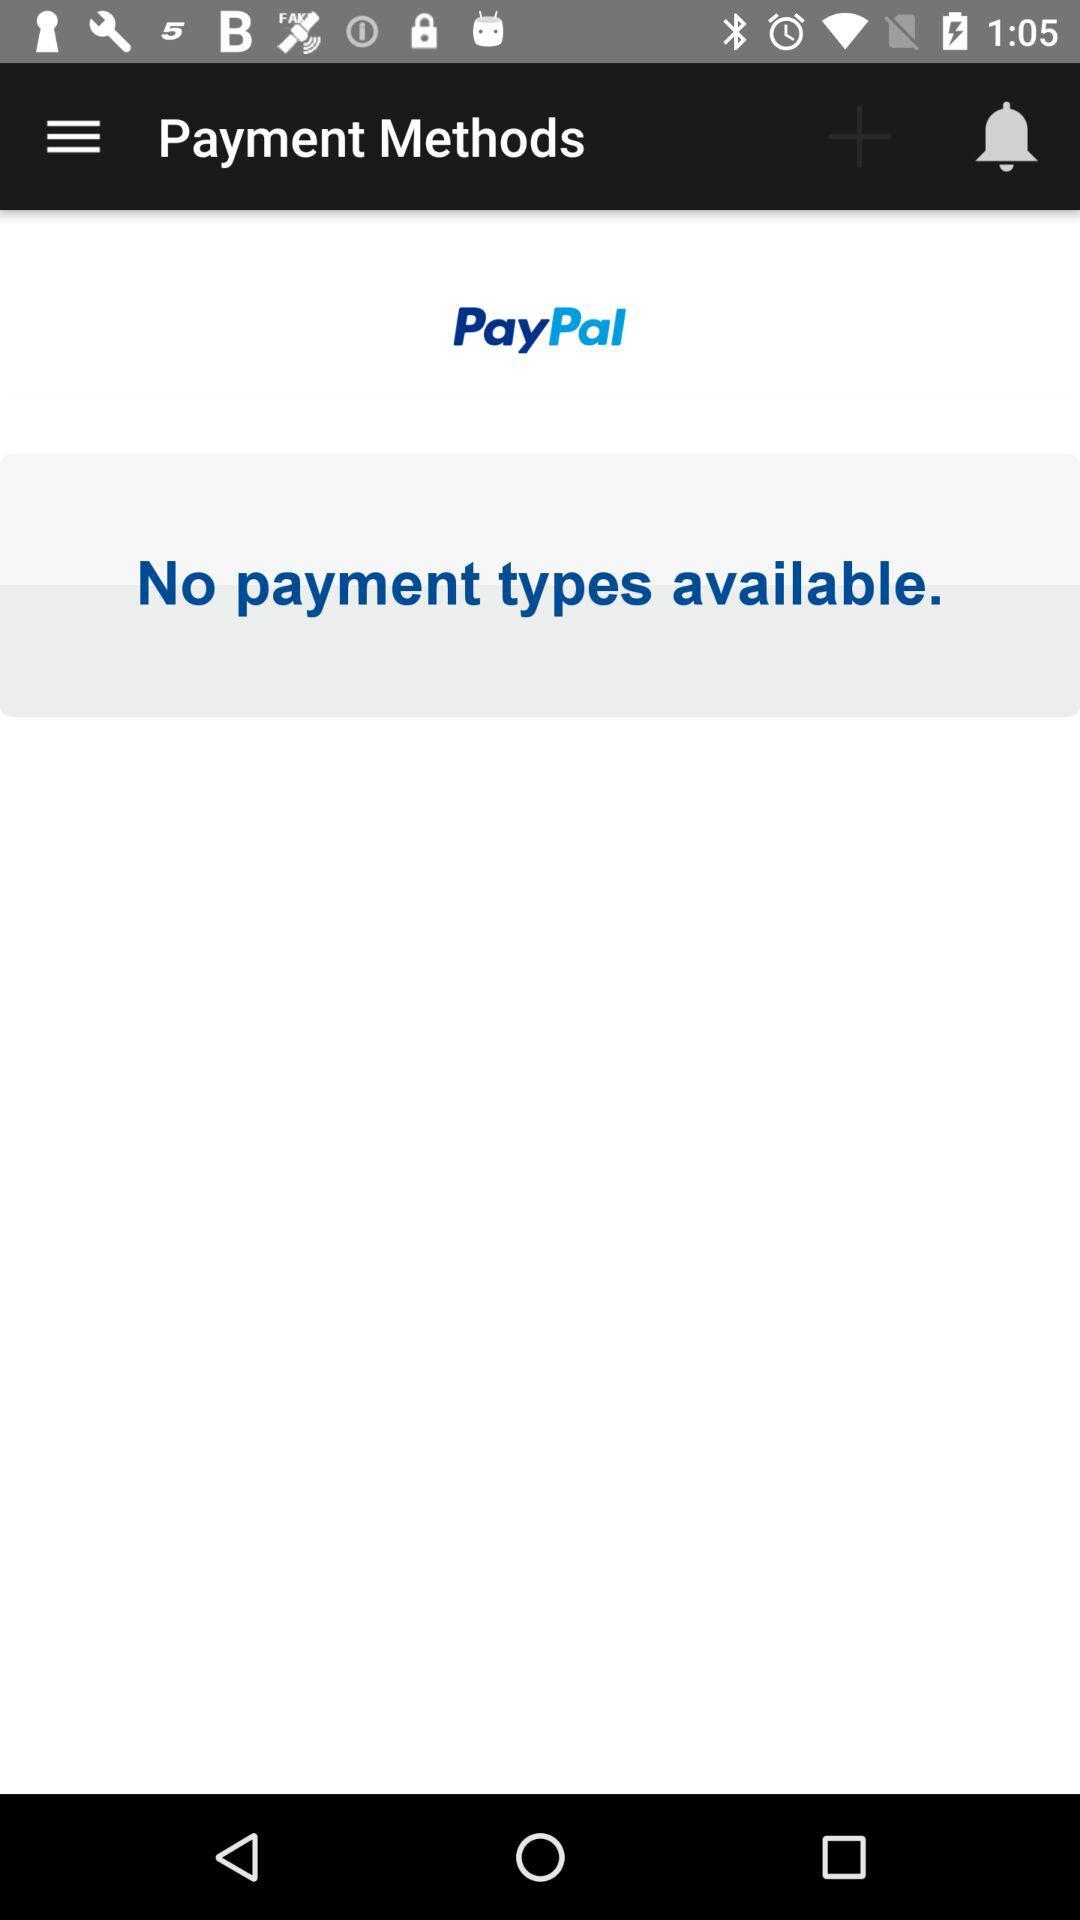 The width and height of the screenshot is (1080, 1920). I want to click on the item above the no payment types, so click(540, 331).